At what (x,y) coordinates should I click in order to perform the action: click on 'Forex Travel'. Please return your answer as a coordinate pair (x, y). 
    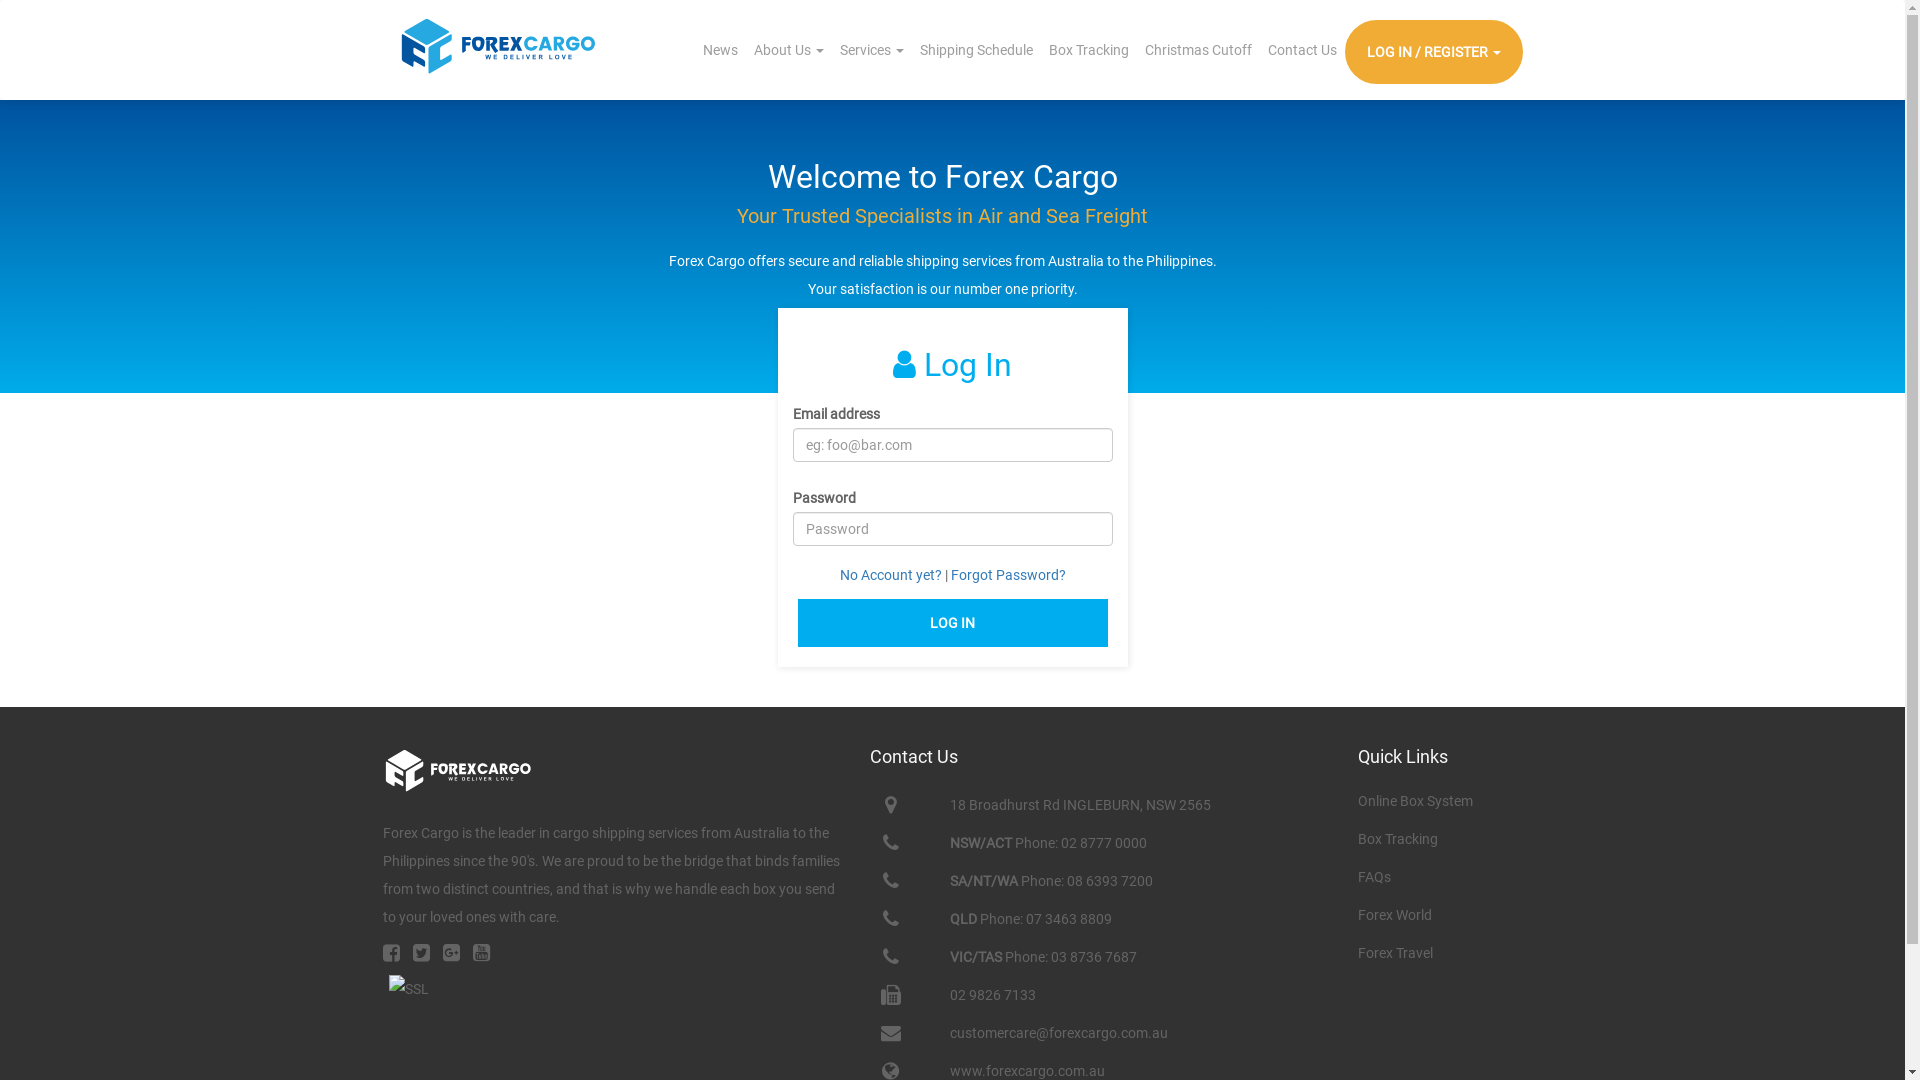
    Looking at the image, I should click on (1394, 951).